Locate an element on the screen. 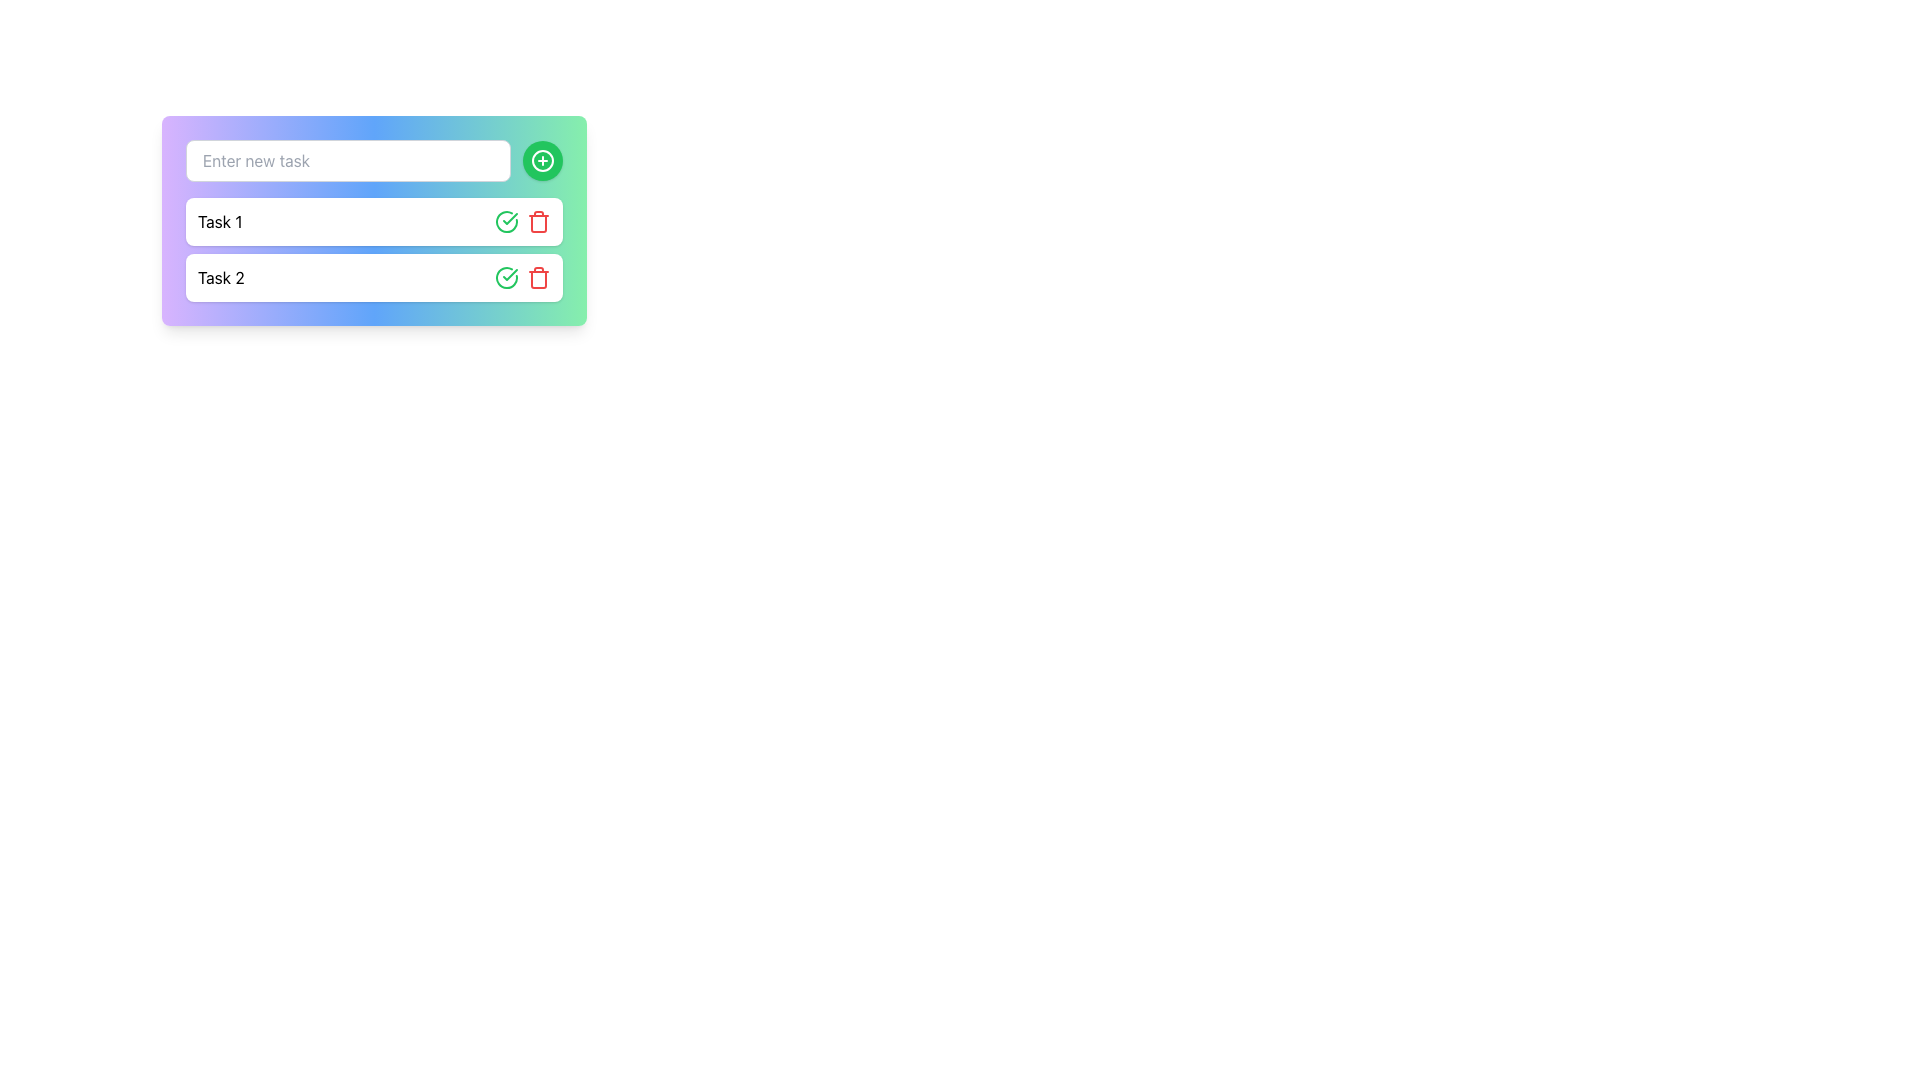 Image resolution: width=1920 pixels, height=1080 pixels. the text label displaying 'Task 1' in the top-left section of the top task card is located at coordinates (220, 222).